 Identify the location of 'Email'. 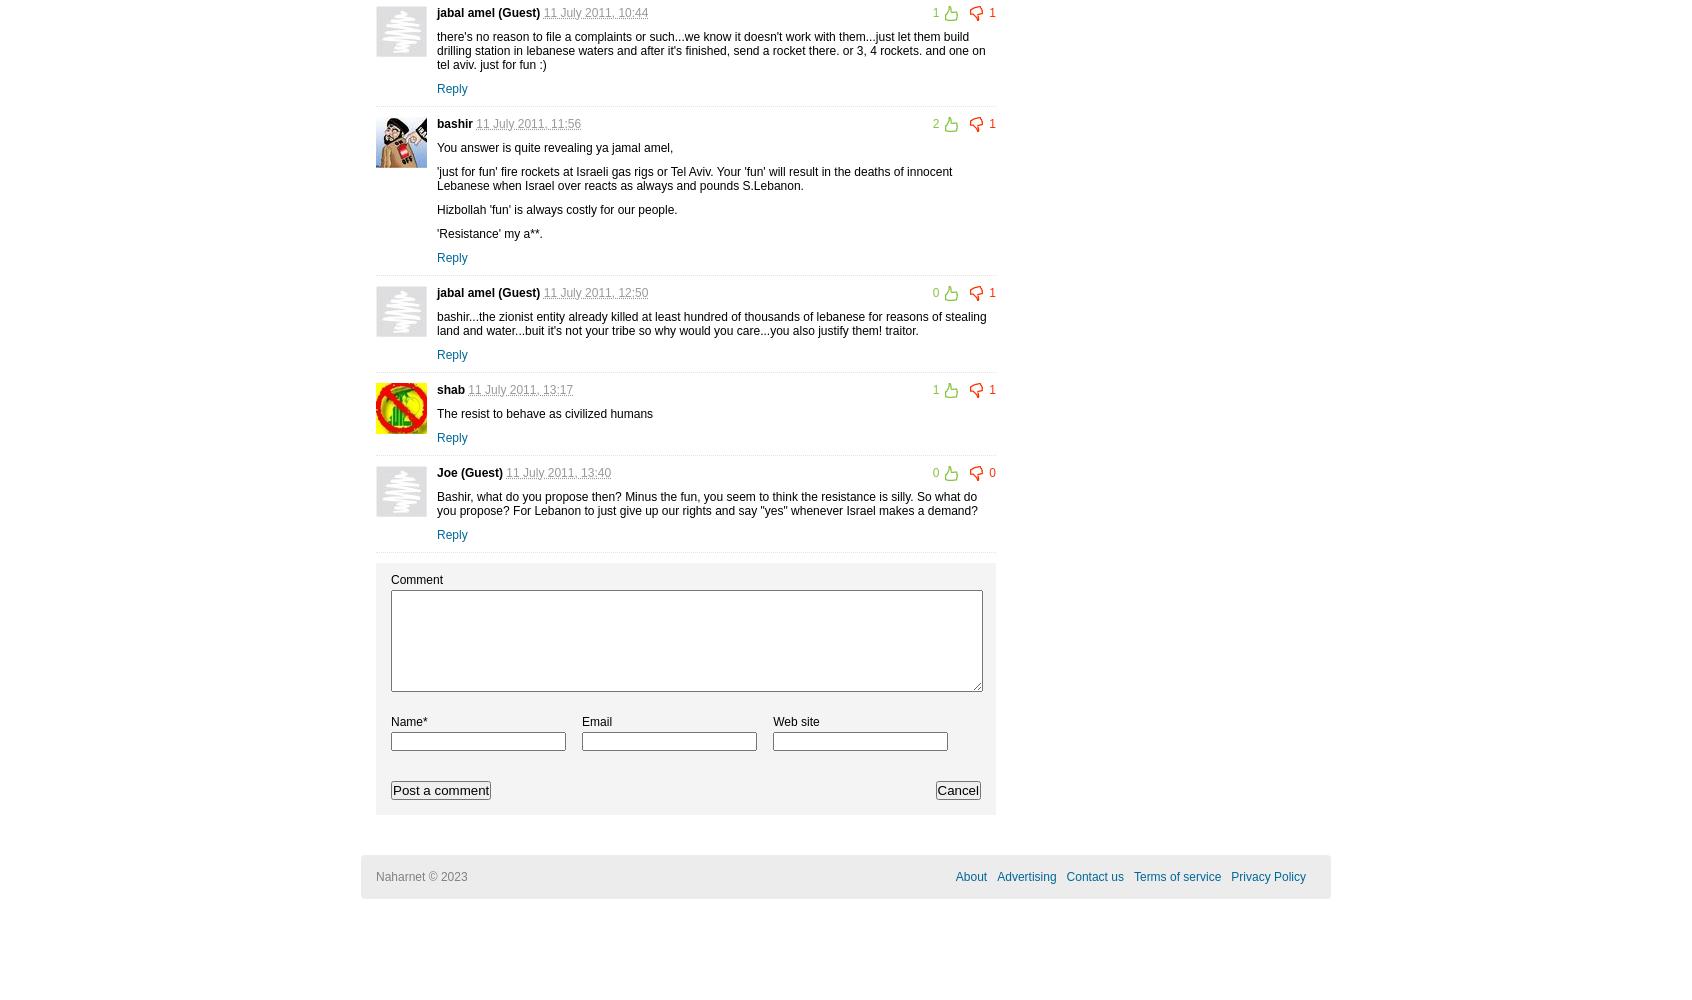
(595, 720).